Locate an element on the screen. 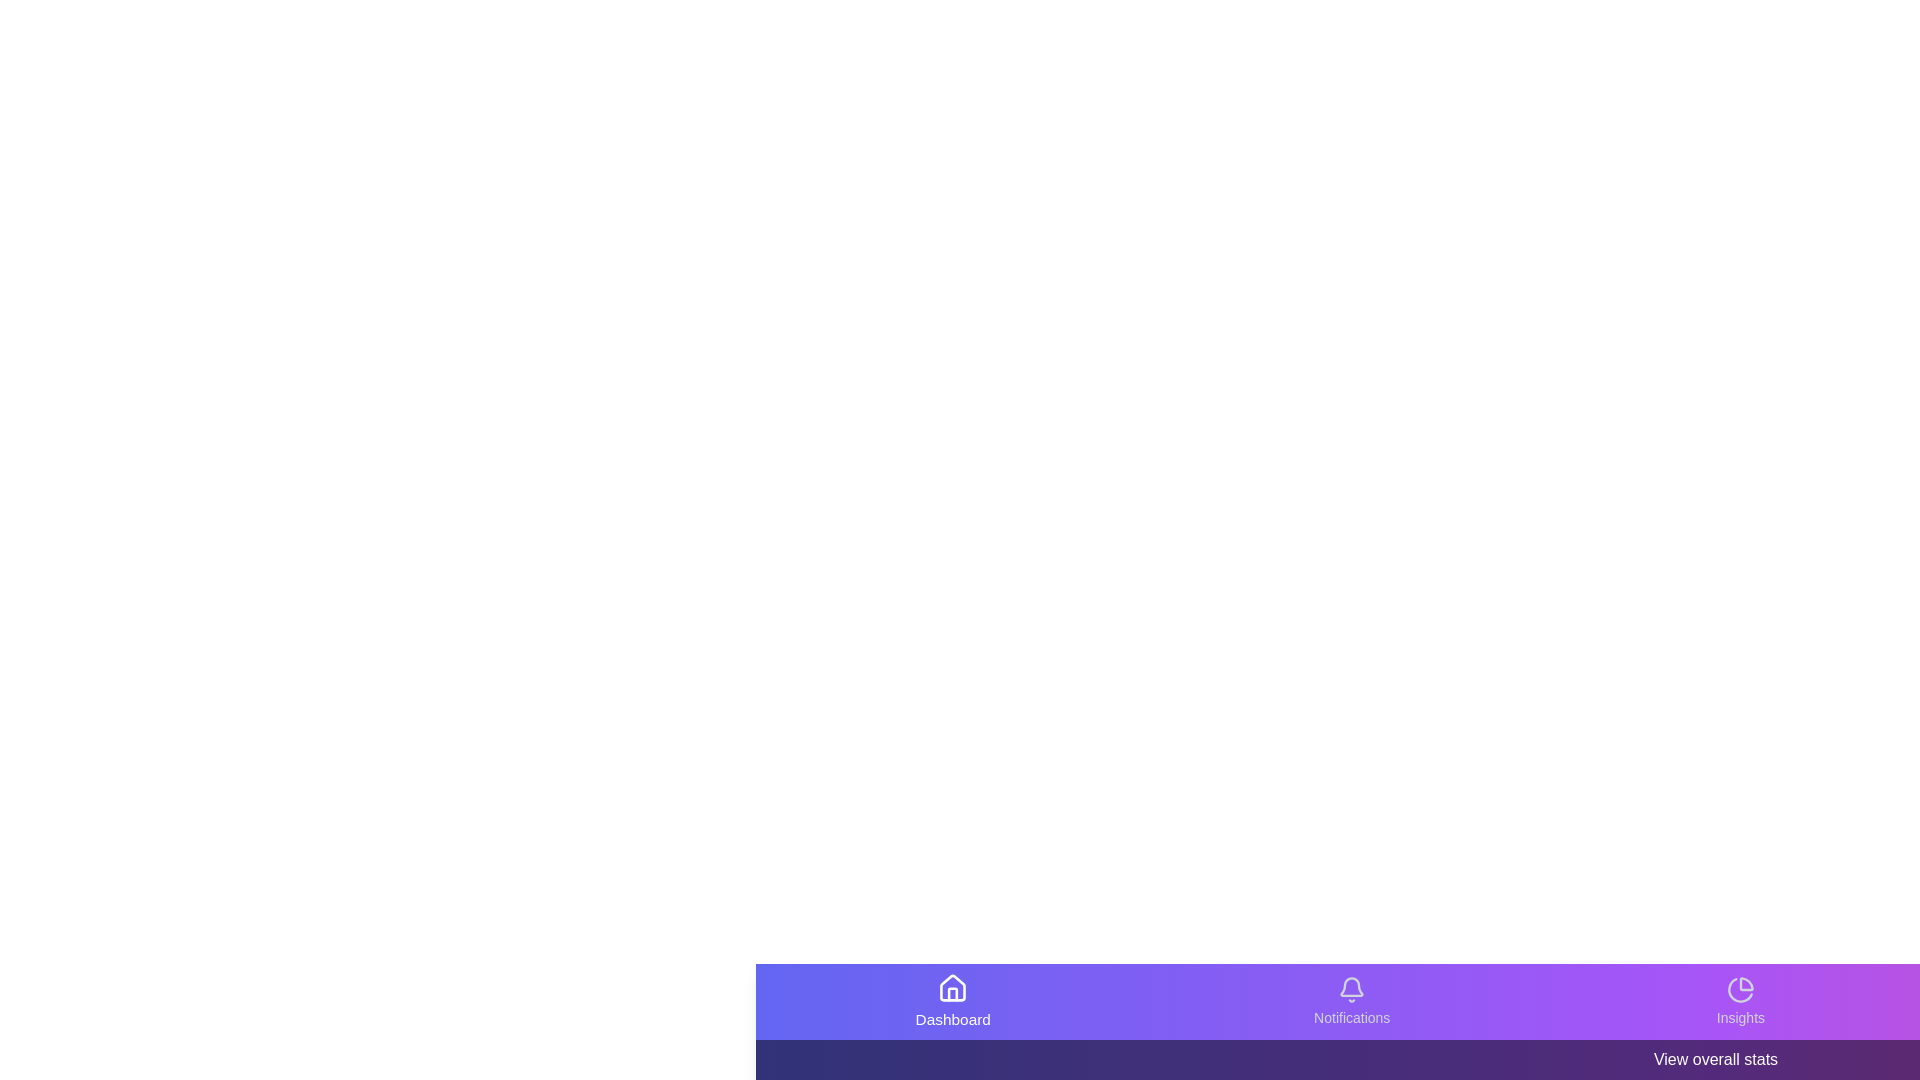 The image size is (1920, 1080). the Notifications icon in the bottom navigation bar is located at coordinates (1352, 1002).